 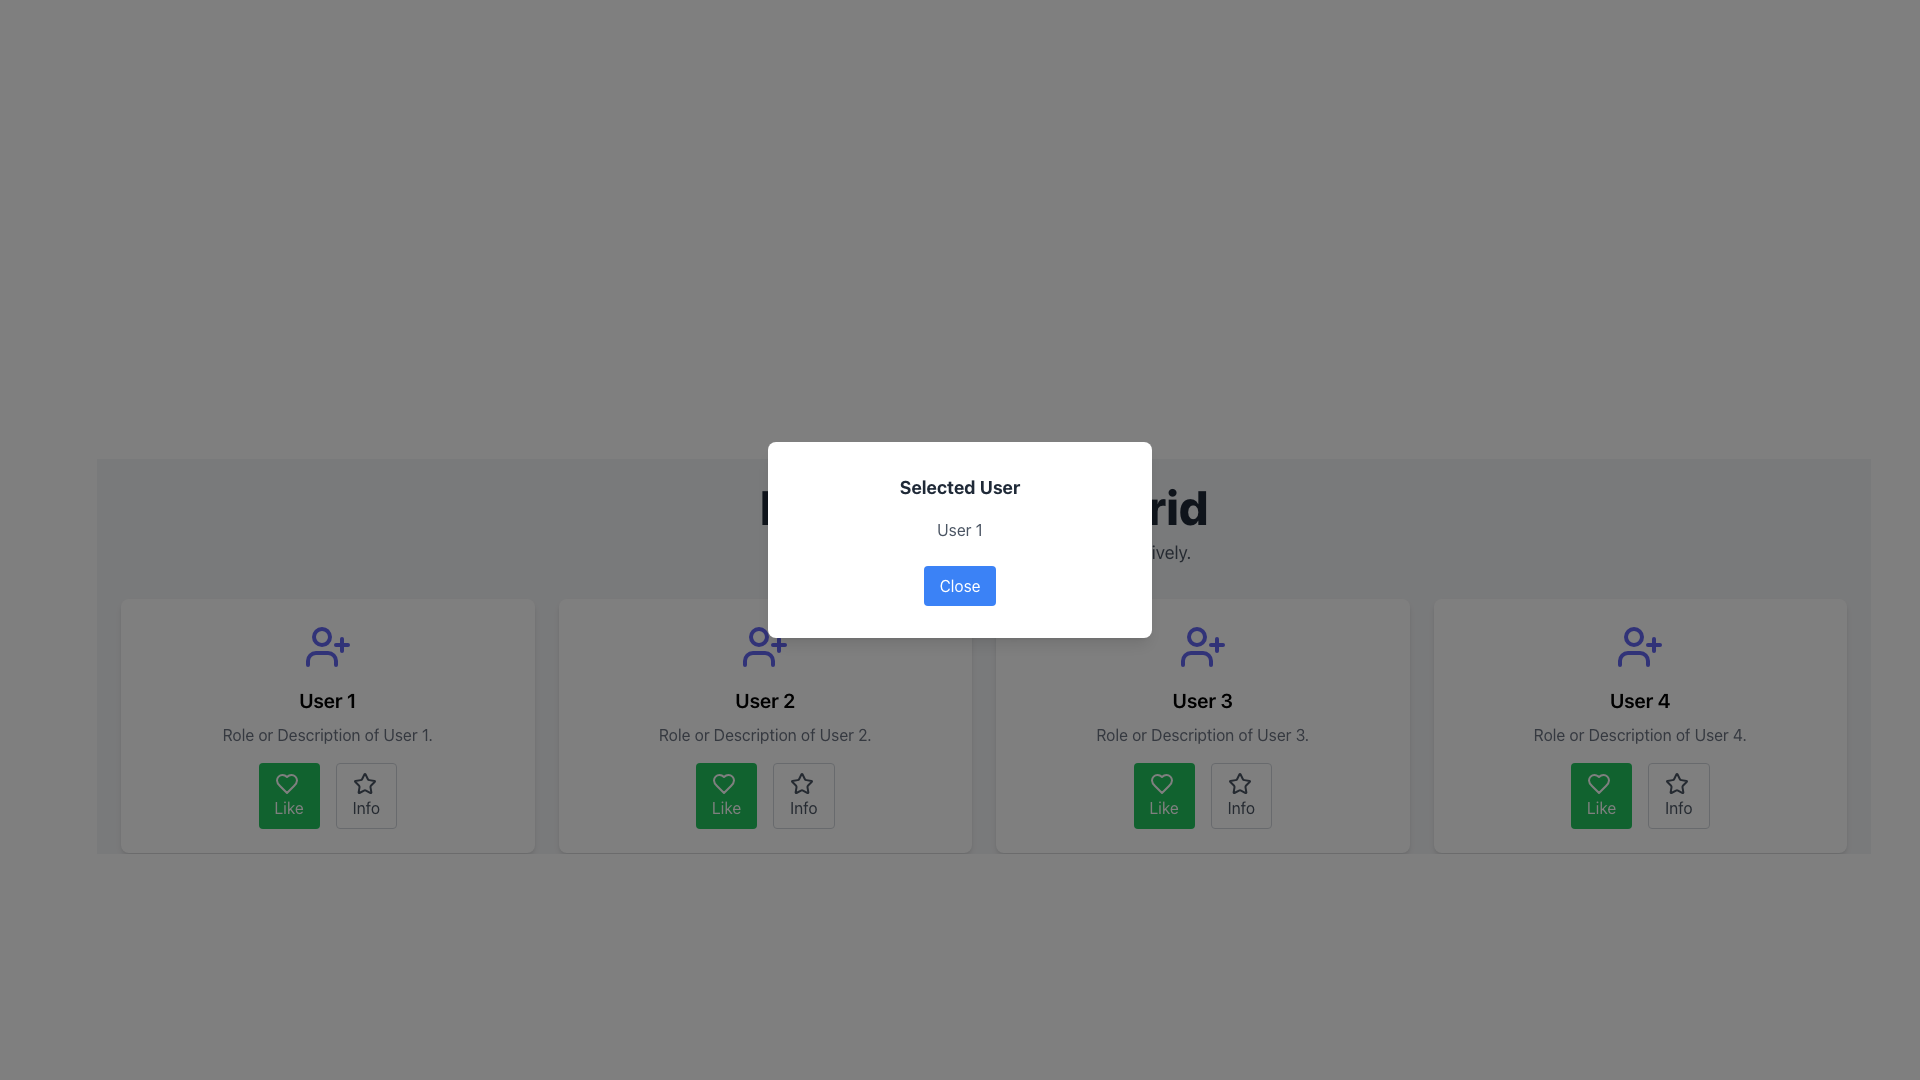 I want to click on the star-shaped icon button outlined with a dark stroke located in the card for 'User 4', so click(x=1677, y=782).